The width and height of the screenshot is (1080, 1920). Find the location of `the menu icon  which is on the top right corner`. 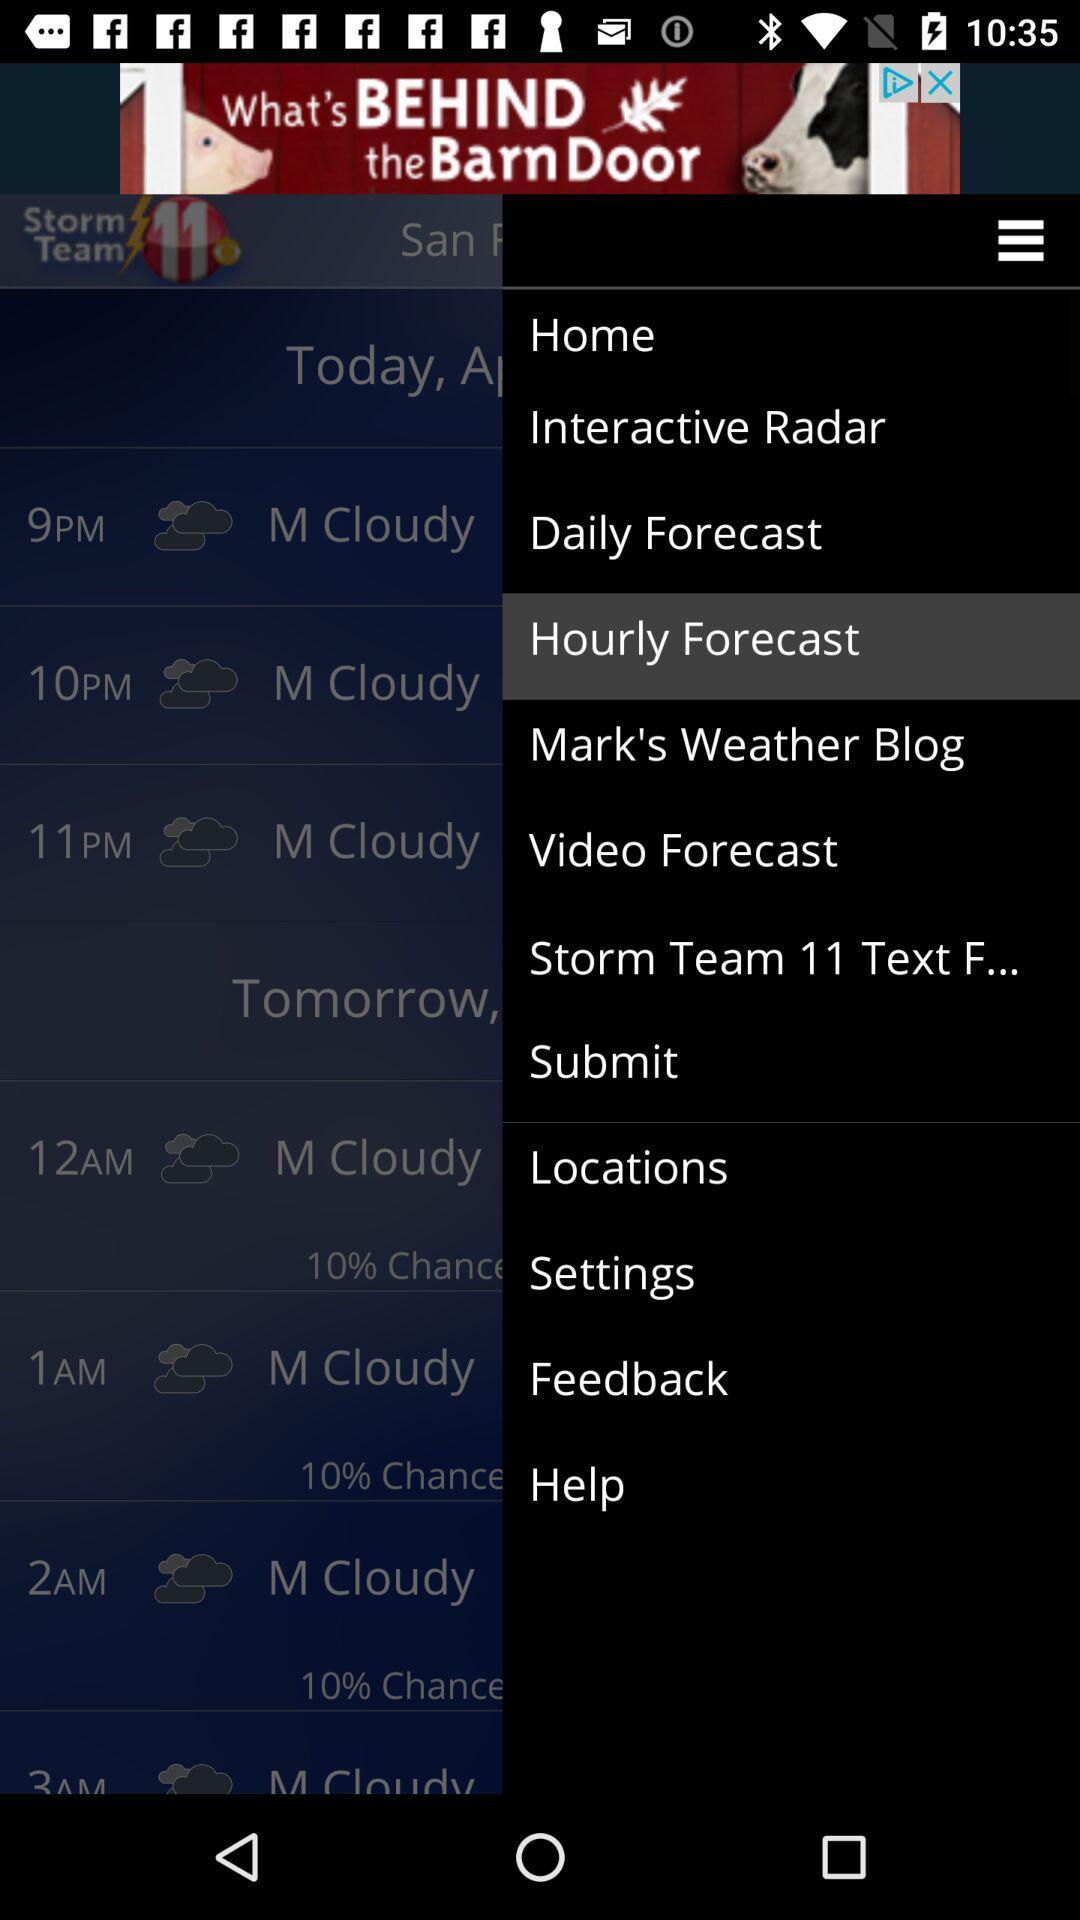

the menu icon  which is on the top right corner is located at coordinates (1026, 240).